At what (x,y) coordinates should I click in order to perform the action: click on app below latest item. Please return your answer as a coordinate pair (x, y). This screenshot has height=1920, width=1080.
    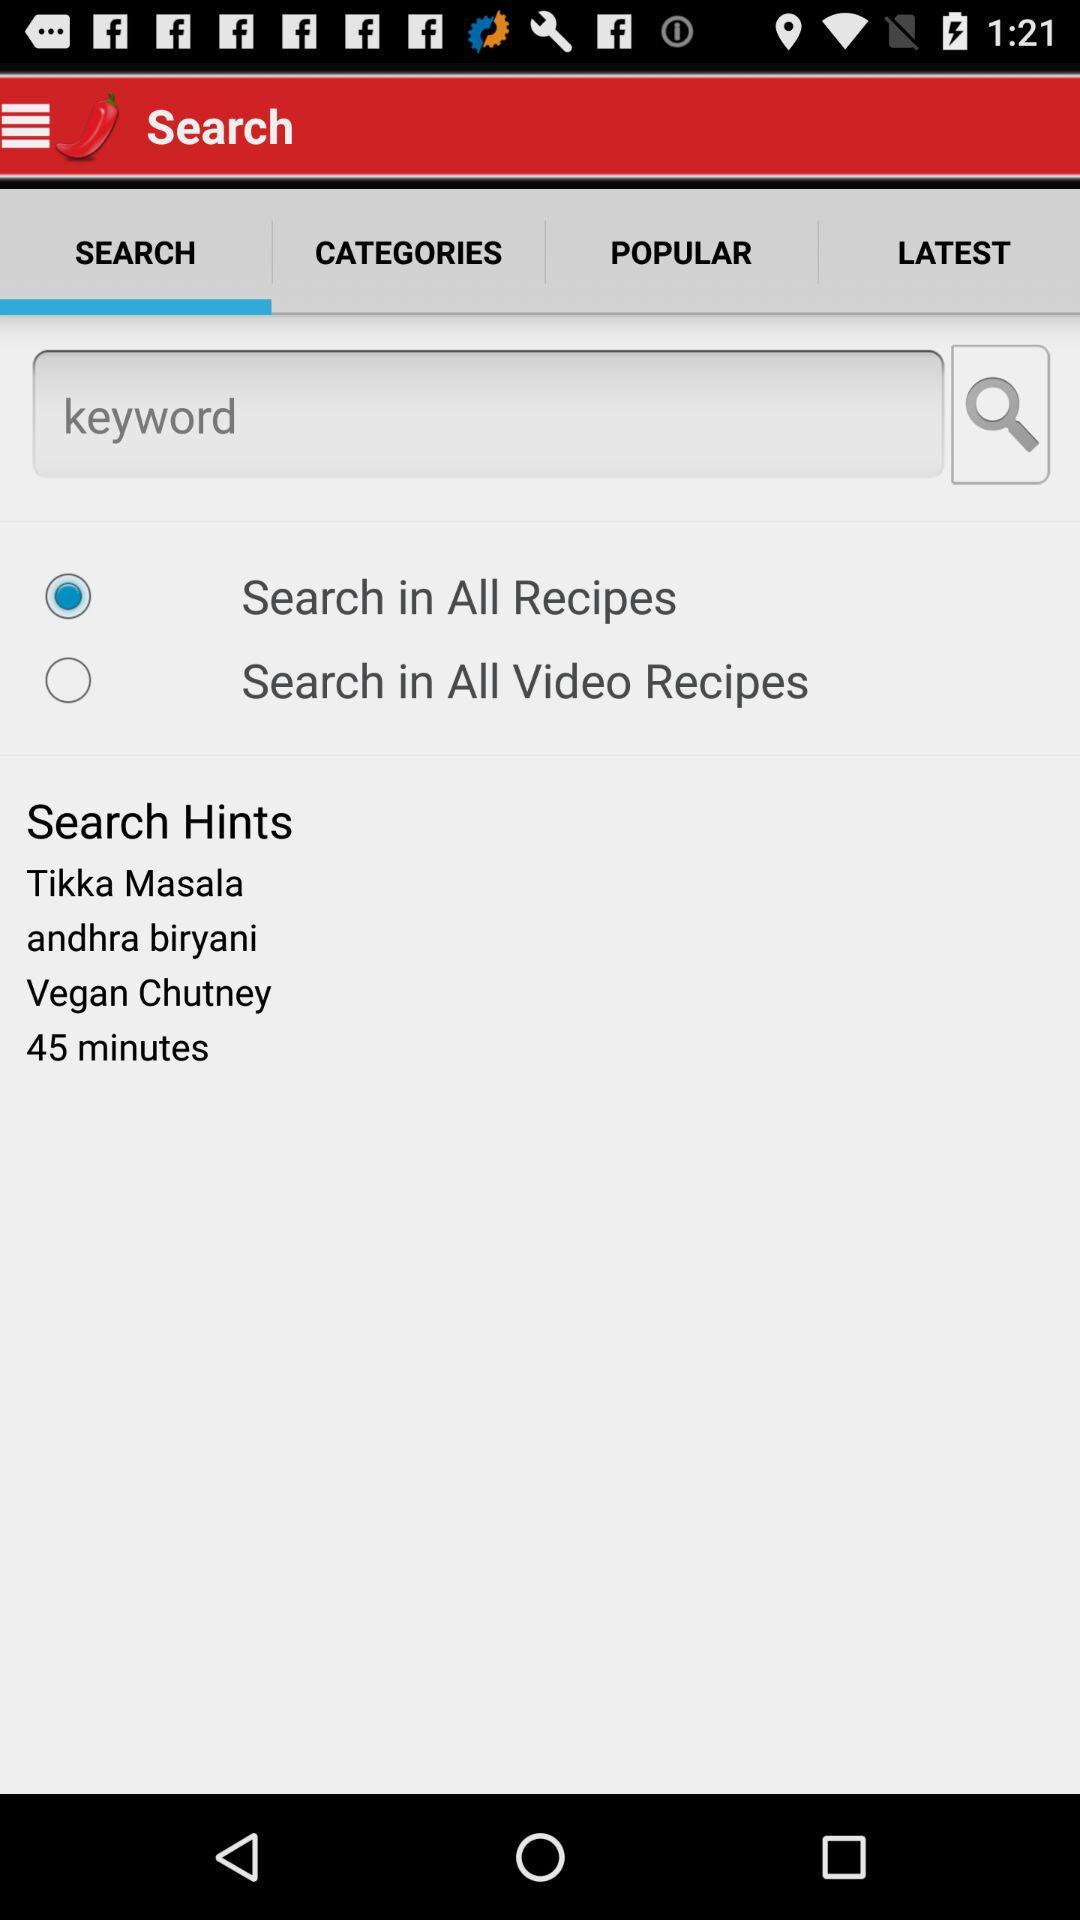
    Looking at the image, I should click on (1002, 413).